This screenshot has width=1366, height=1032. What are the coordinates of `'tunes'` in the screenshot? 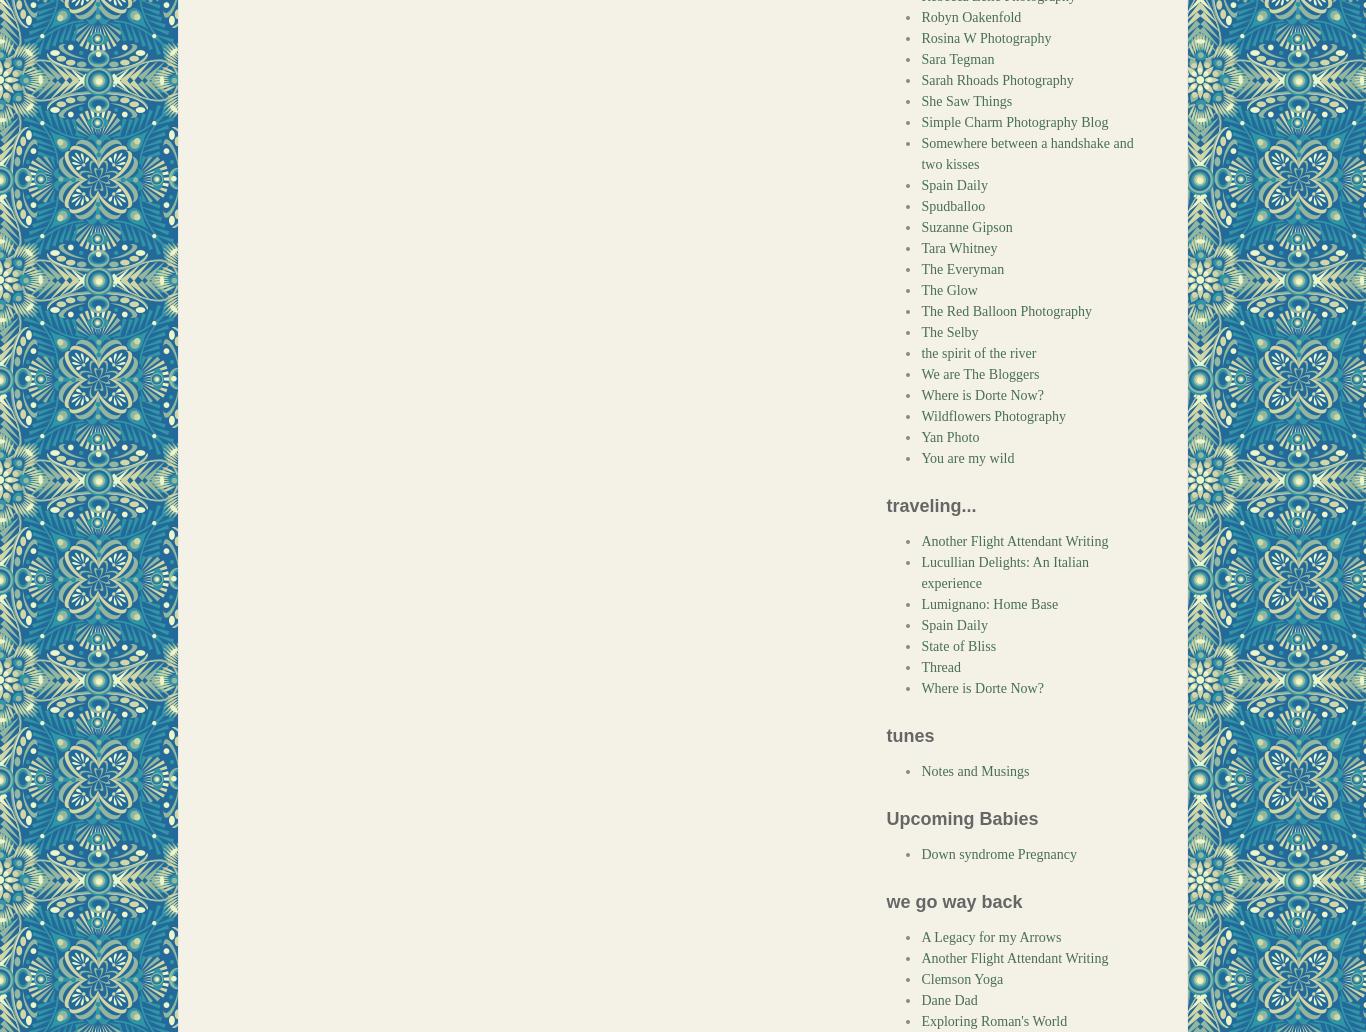 It's located at (909, 735).